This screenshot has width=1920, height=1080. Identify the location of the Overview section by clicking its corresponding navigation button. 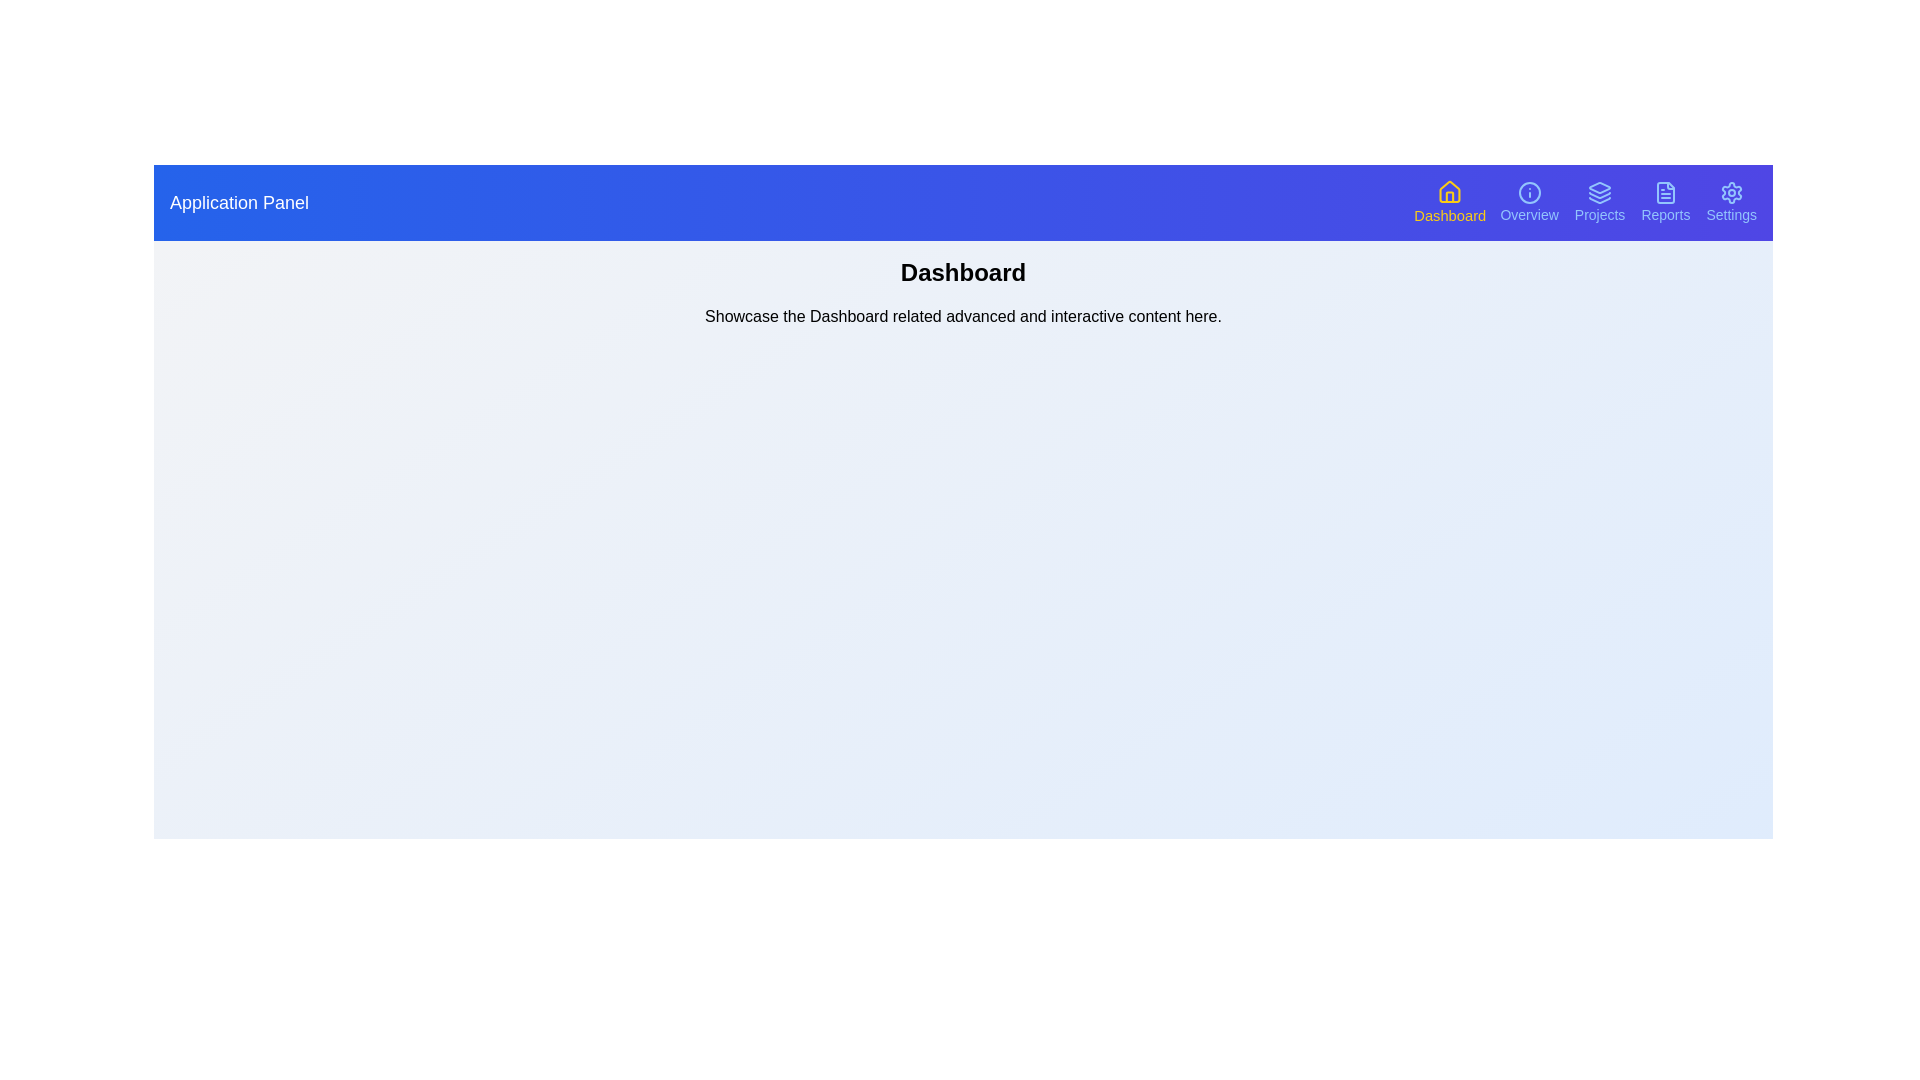
(1528, 203).